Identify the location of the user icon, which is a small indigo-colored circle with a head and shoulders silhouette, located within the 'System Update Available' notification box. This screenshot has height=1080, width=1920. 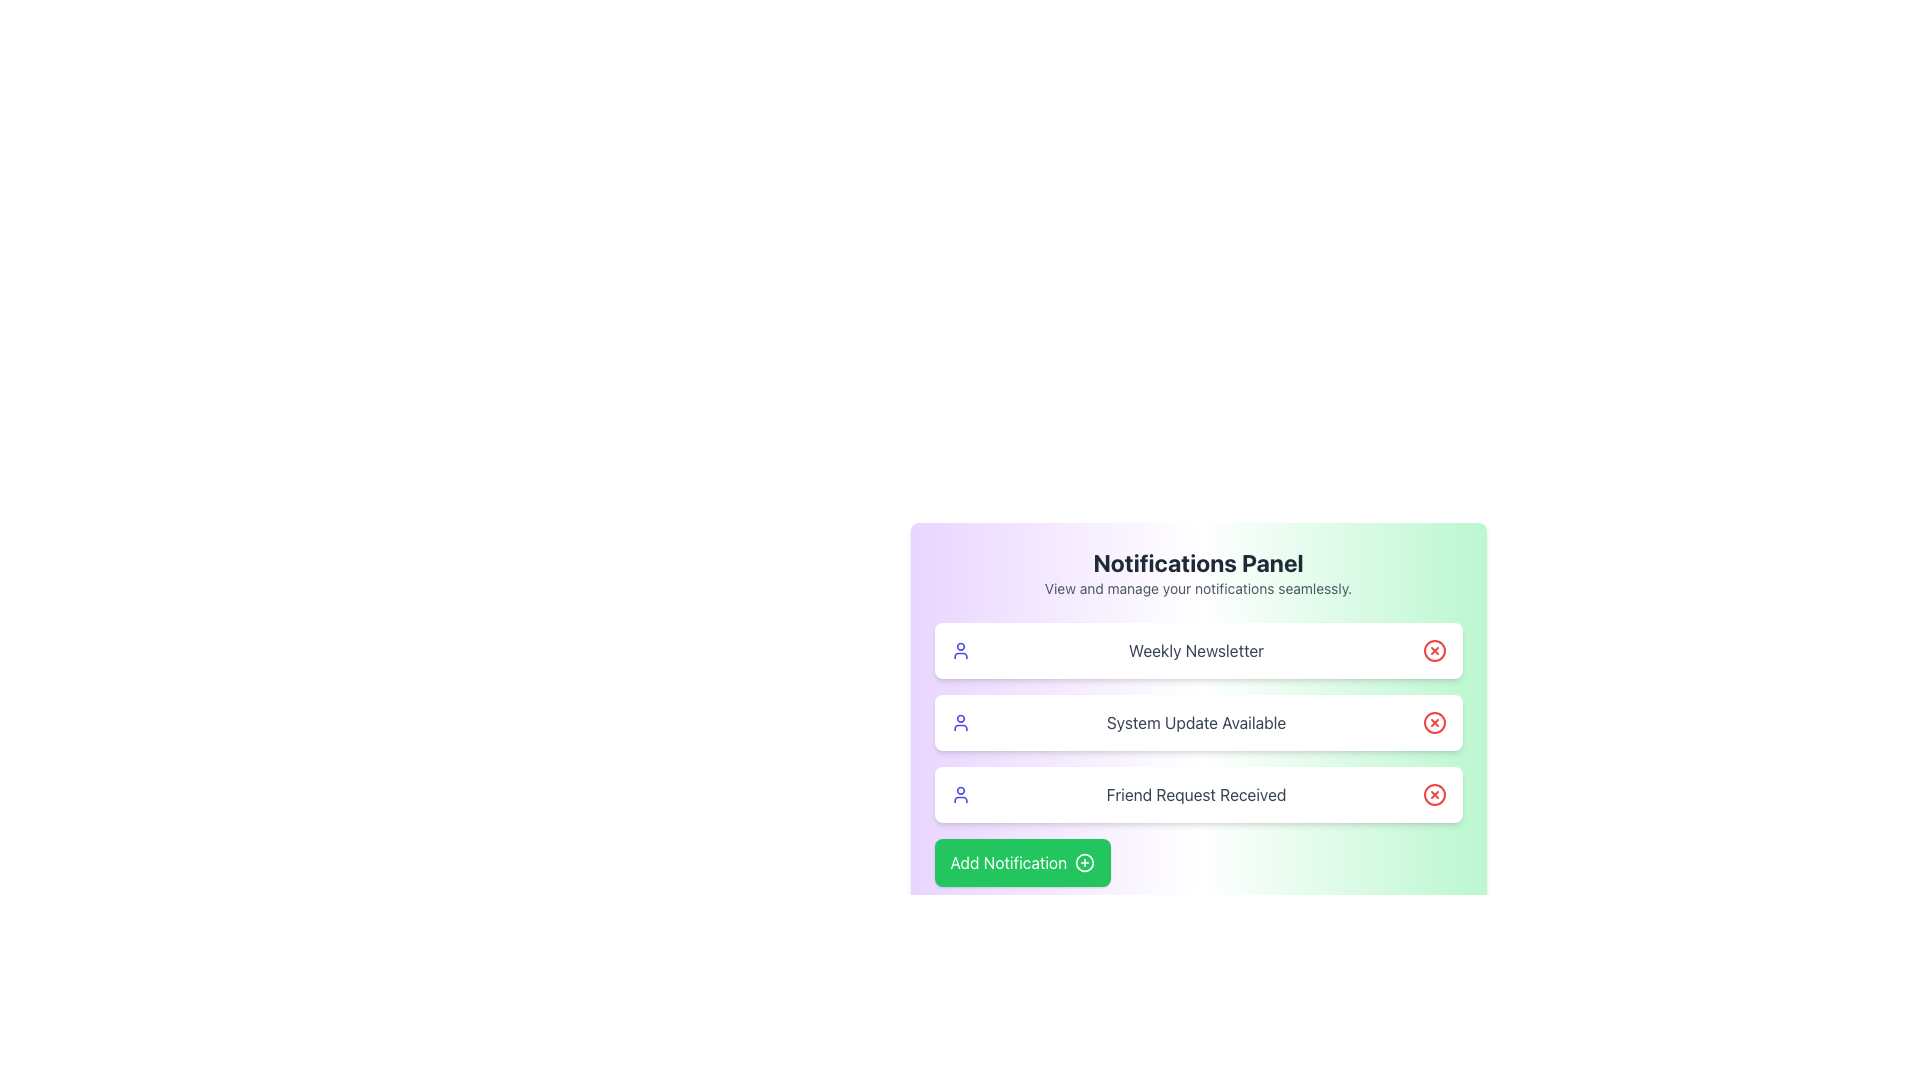
(960, 722).